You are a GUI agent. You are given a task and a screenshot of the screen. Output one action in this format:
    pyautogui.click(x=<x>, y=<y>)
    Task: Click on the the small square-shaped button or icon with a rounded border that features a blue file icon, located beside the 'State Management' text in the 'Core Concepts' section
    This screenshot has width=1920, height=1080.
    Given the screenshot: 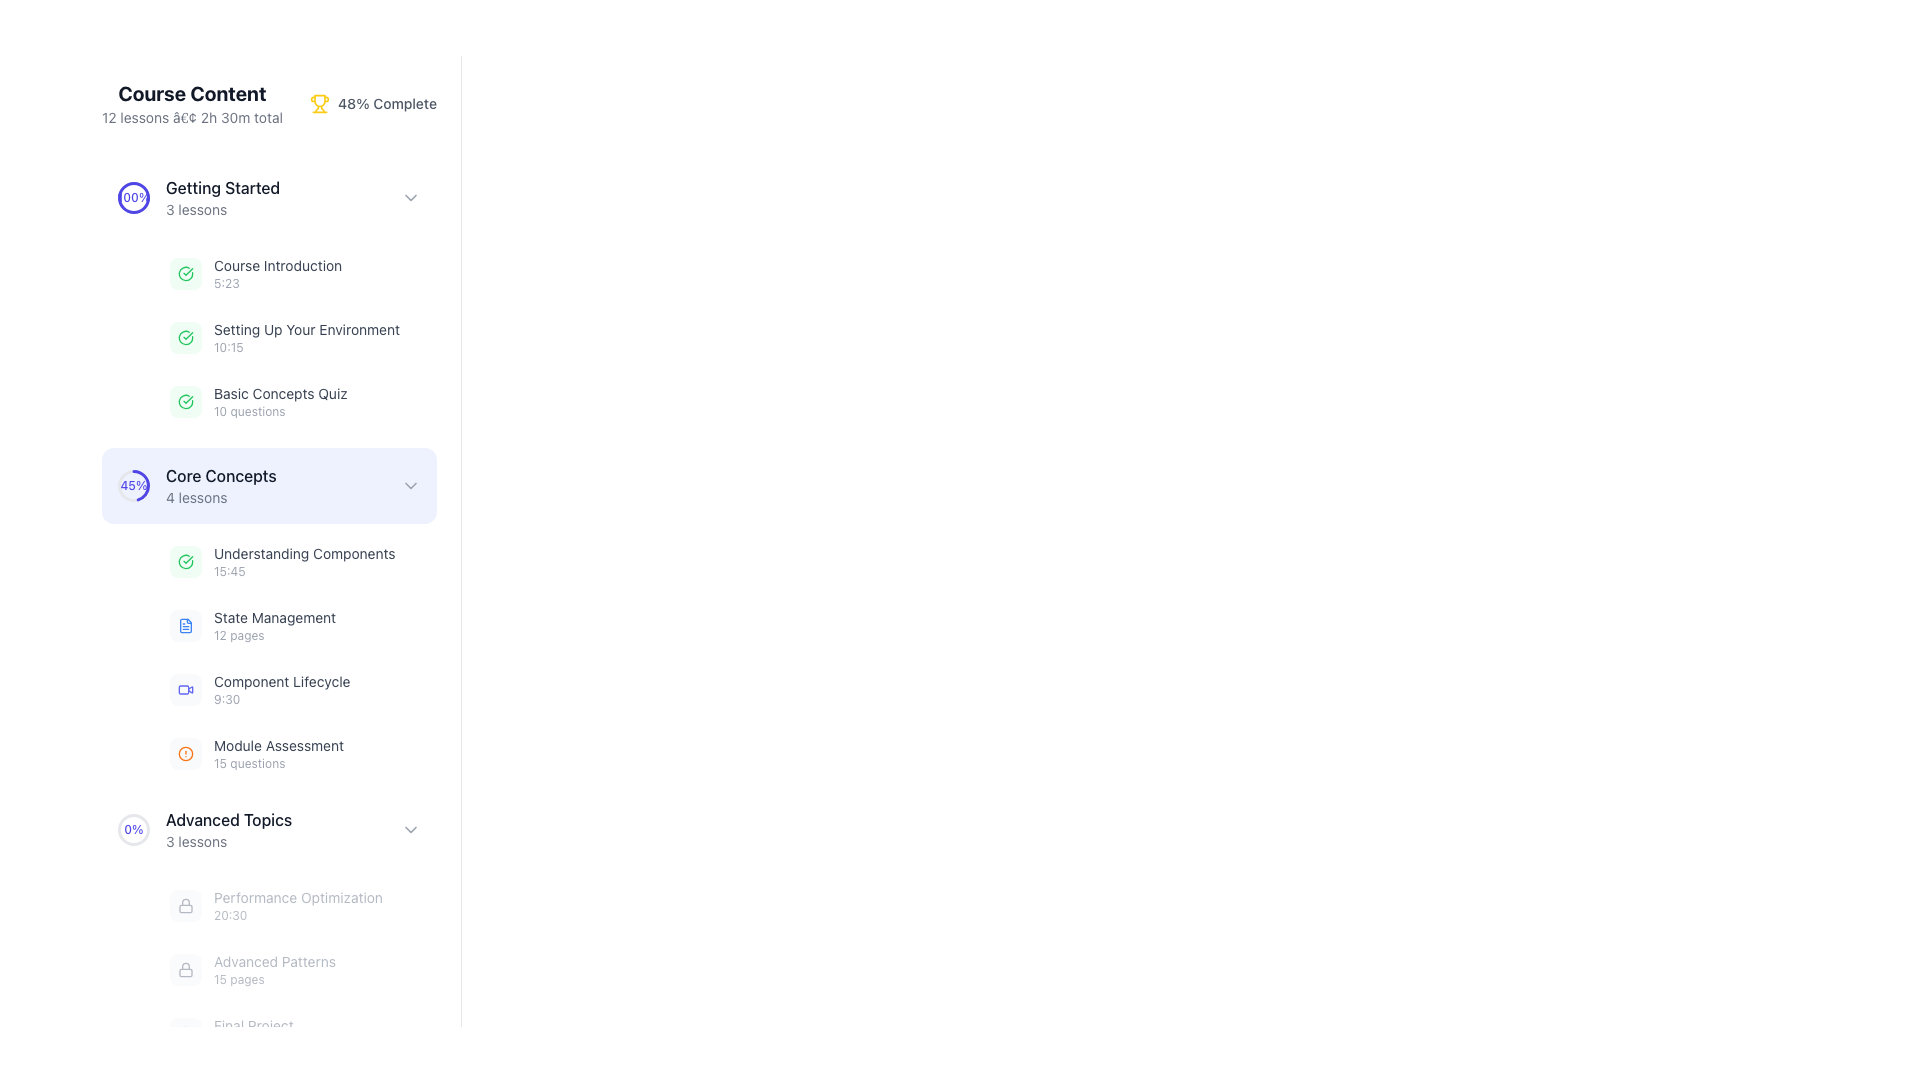 What is the action you would take?
    pyautogui.click(x=186, y=624)
    